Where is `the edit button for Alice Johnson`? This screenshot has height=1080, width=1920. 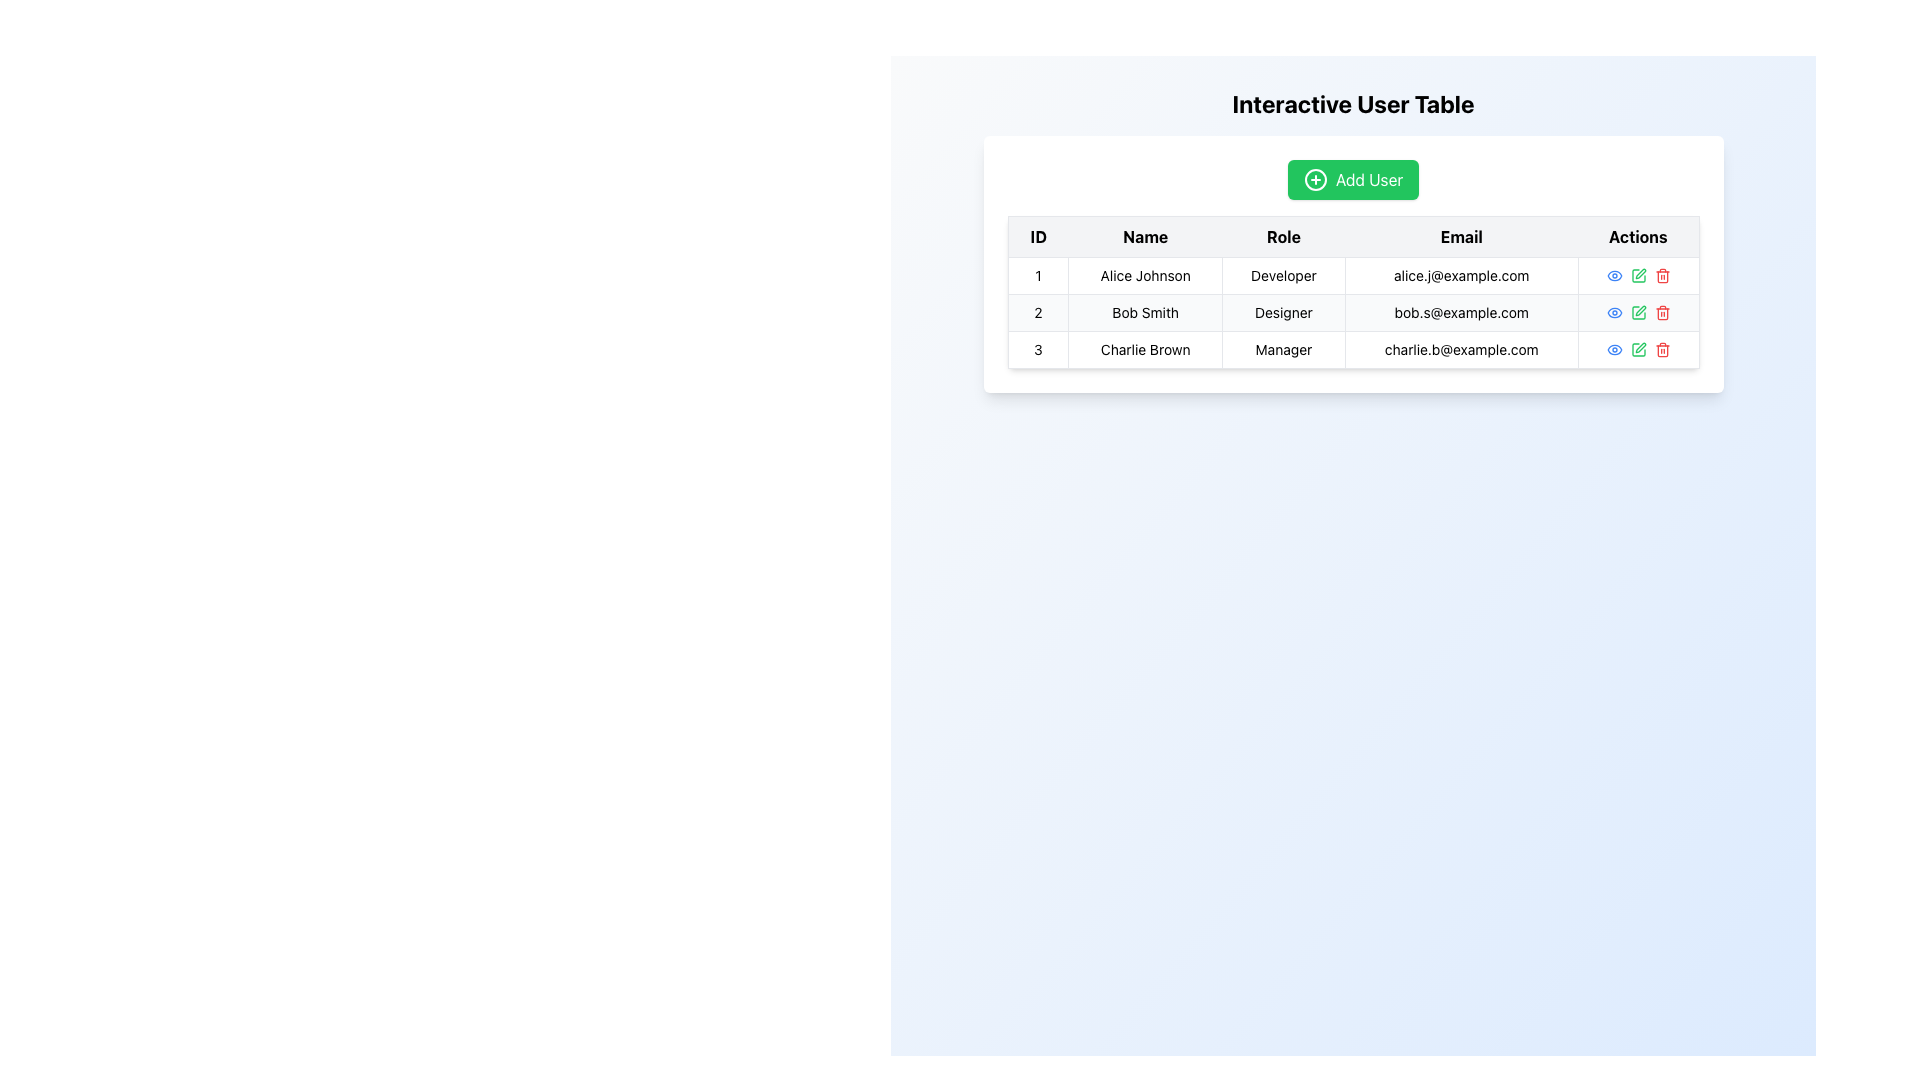 the edit button for Alice Johnson is located at coordinates (1638, 276).